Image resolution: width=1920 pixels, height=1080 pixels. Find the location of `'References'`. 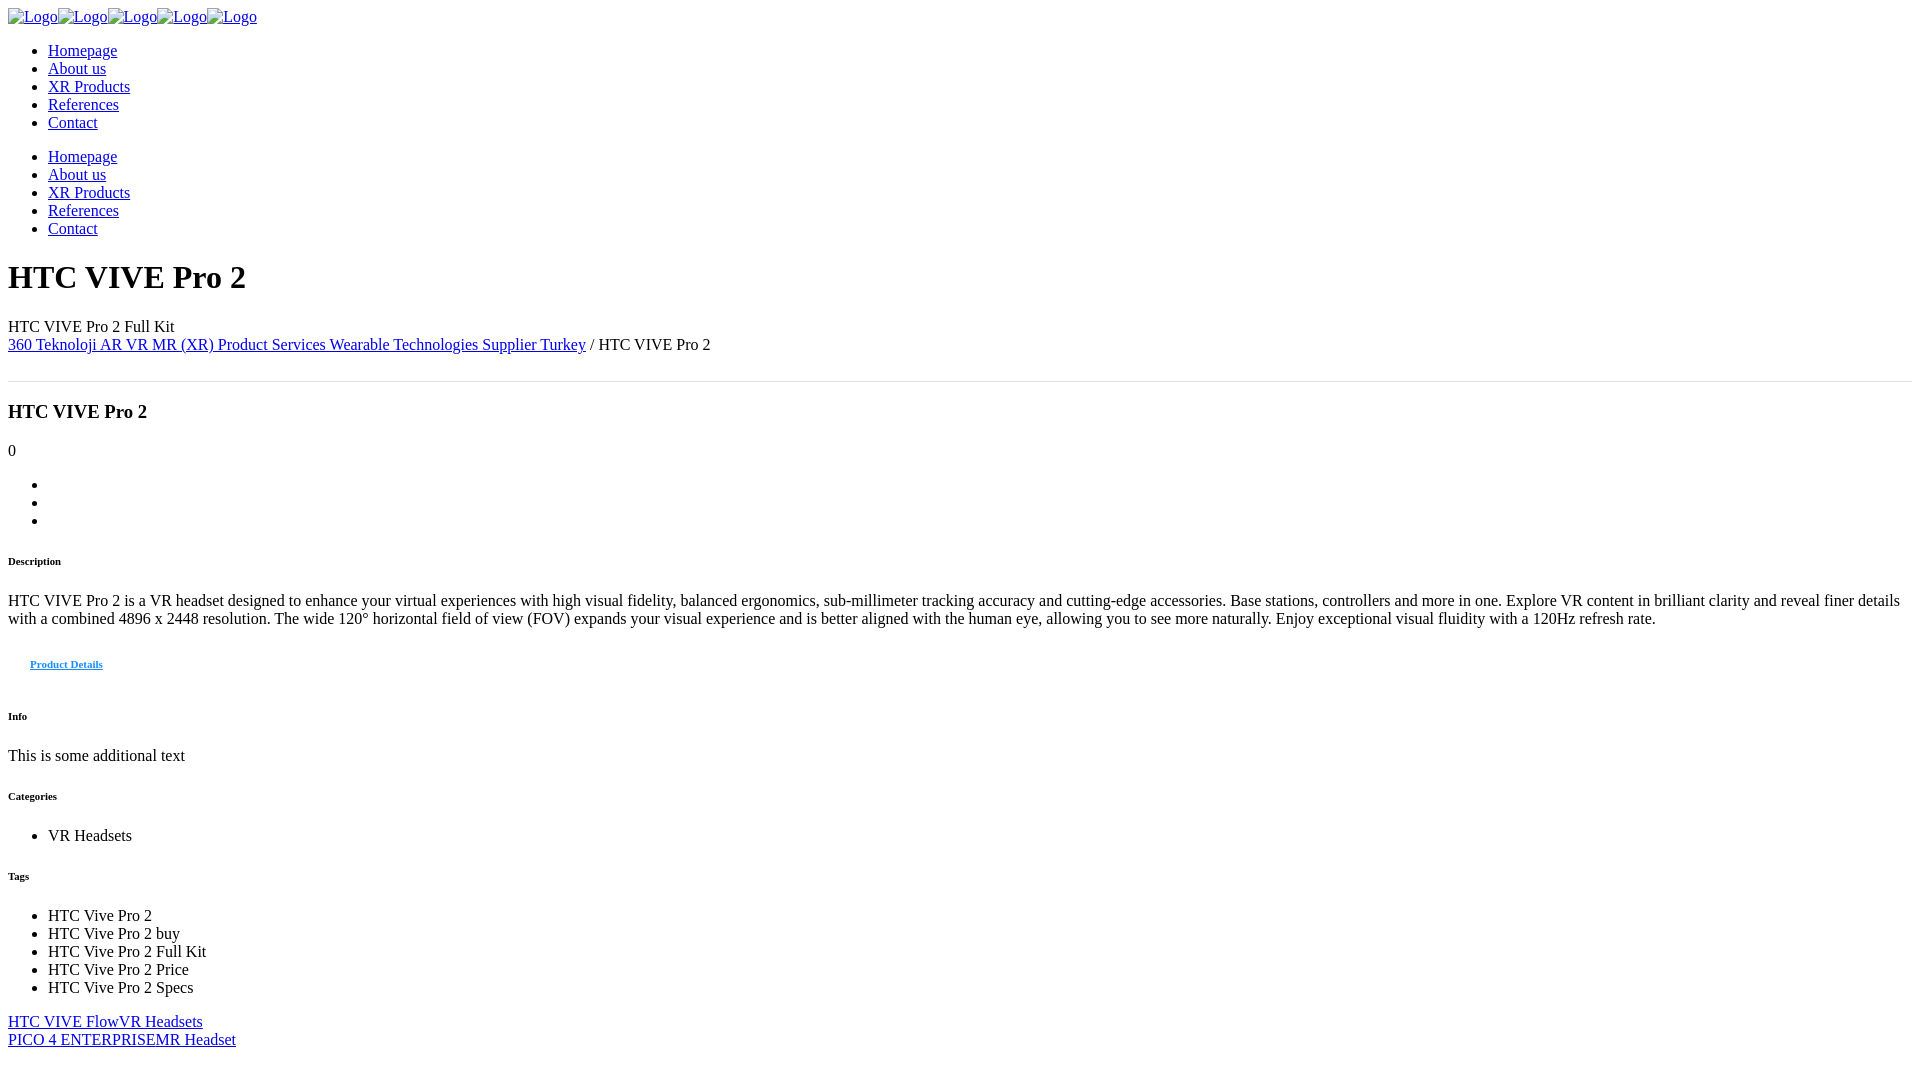

'References' is located at coordinates (82, 210).